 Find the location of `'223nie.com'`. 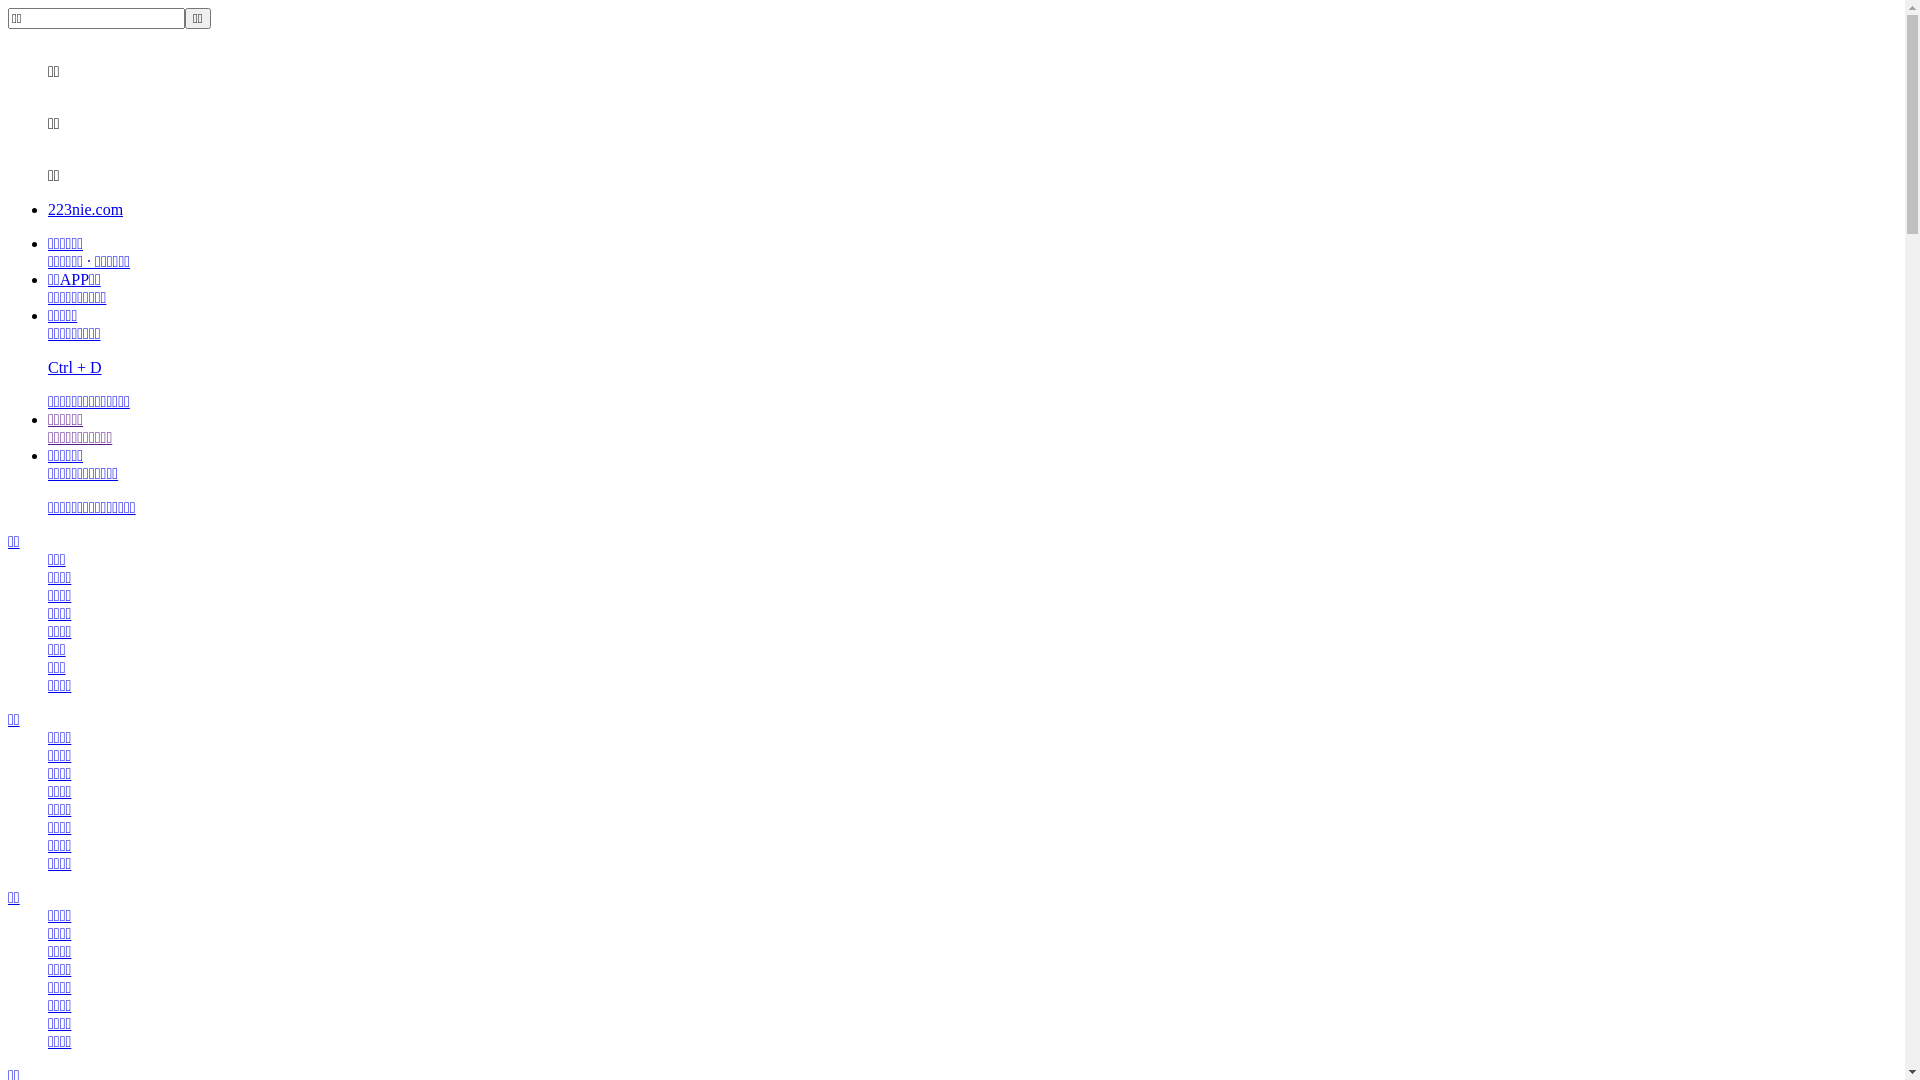

'223nie.com' is located at coordinates (84, 209).